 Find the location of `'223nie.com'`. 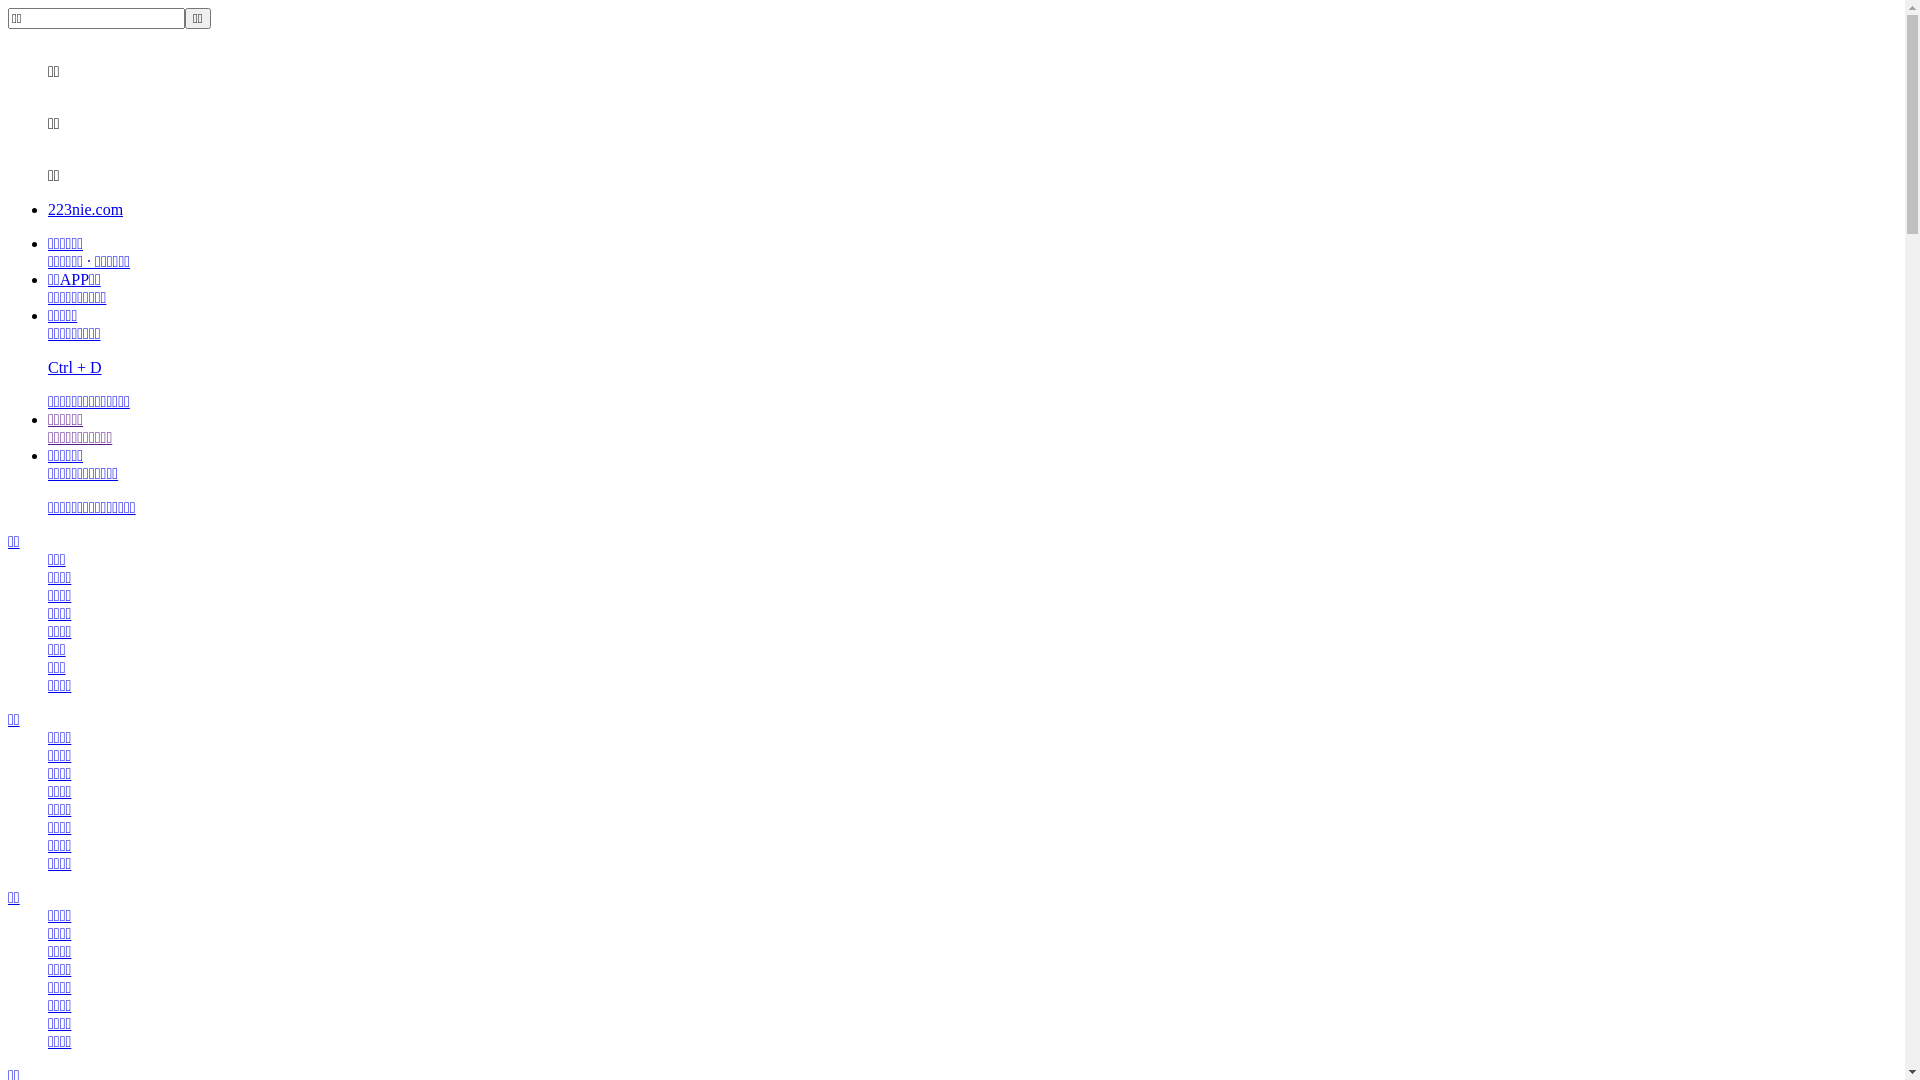

'223nie.com' is located at coordinates (84, 209).